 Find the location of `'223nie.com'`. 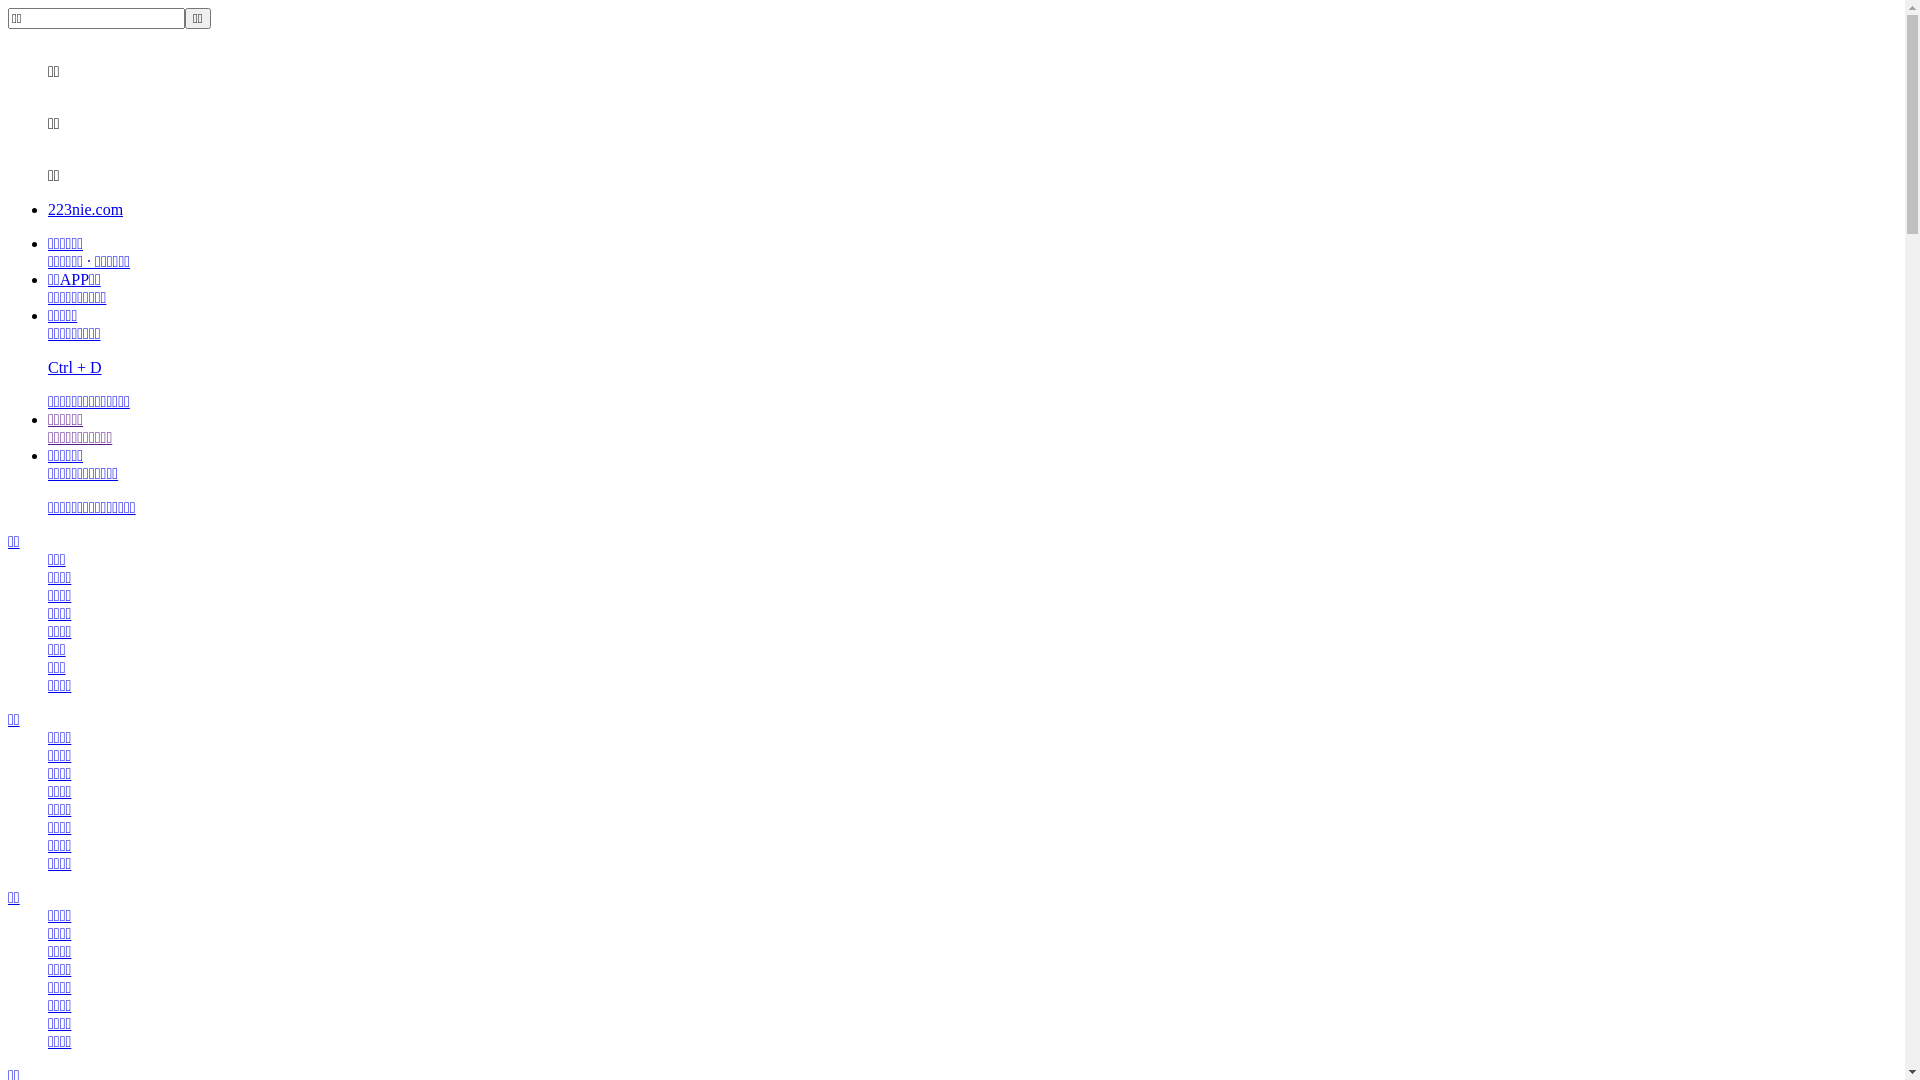

'223nie.com' is located at coordinates (84, 209).